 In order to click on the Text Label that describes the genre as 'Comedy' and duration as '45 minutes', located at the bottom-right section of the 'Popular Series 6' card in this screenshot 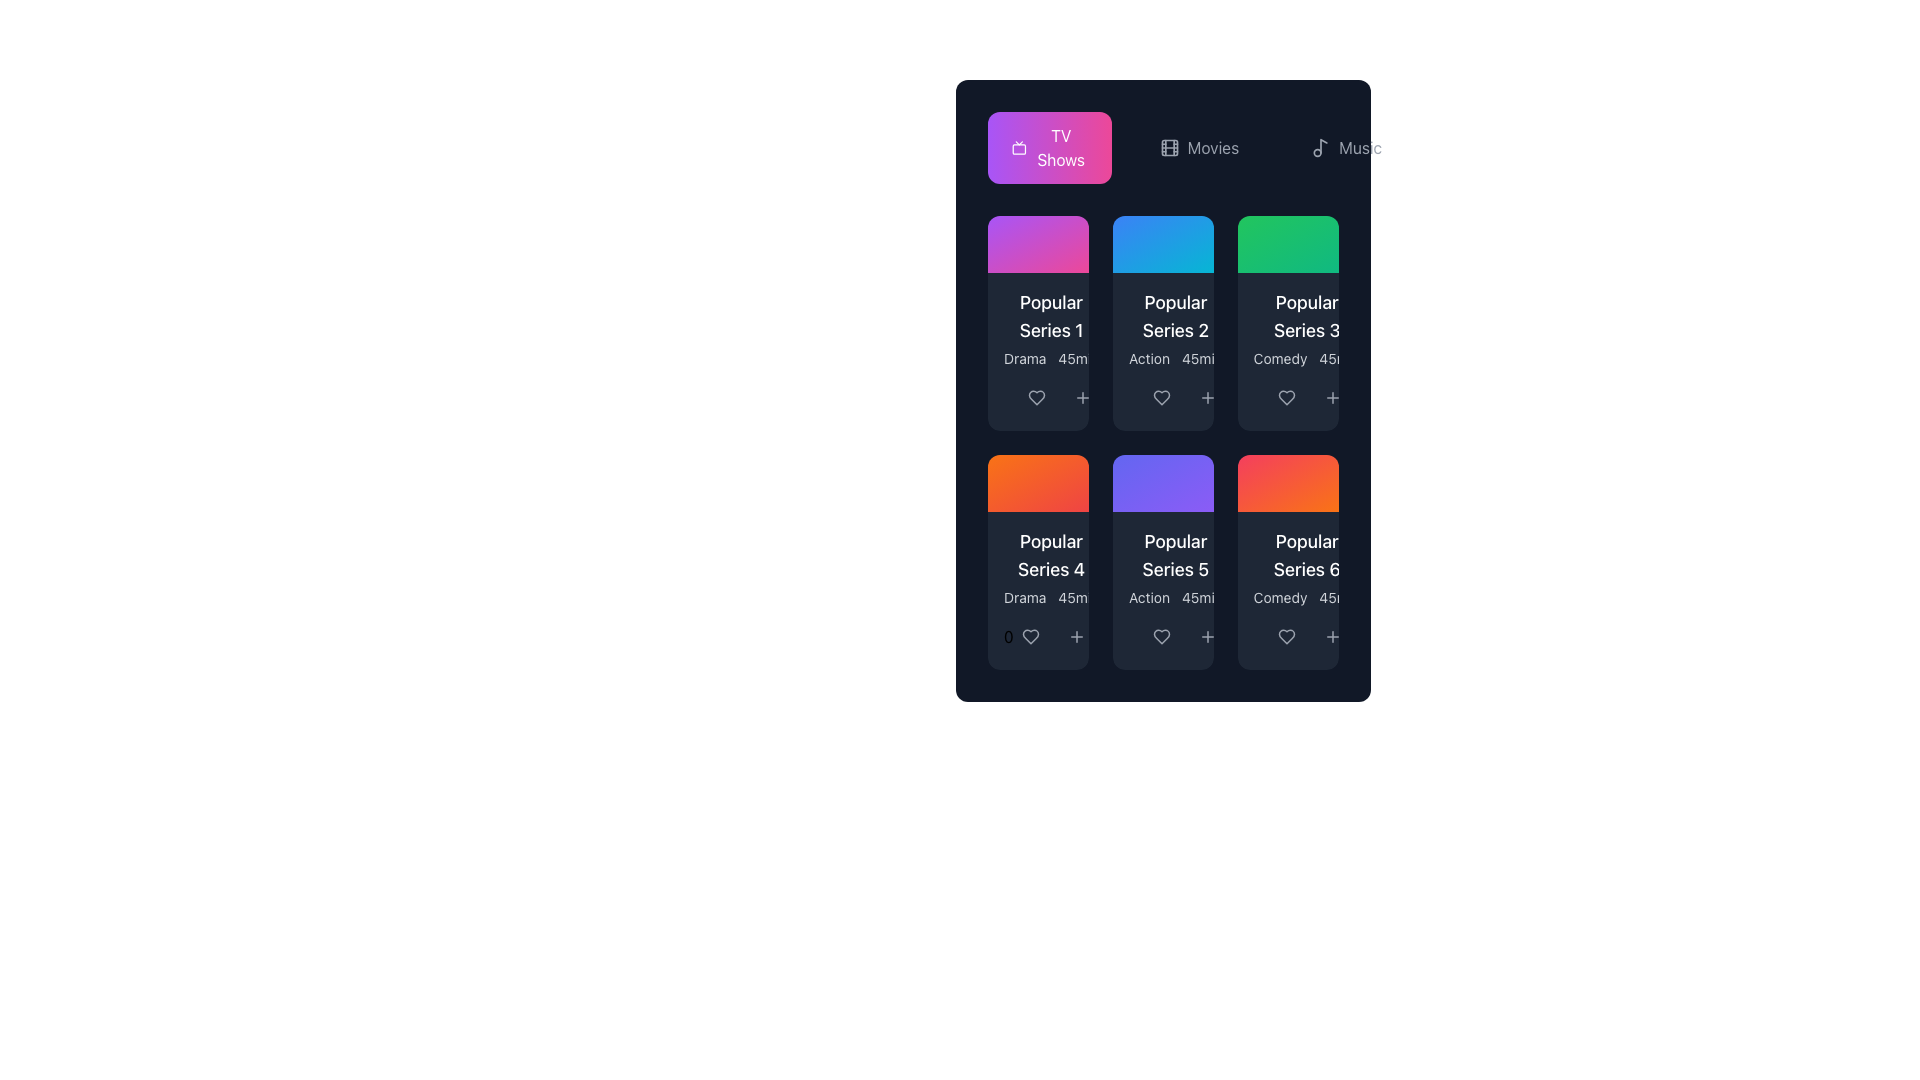, I will do `click(1307, 596)`.